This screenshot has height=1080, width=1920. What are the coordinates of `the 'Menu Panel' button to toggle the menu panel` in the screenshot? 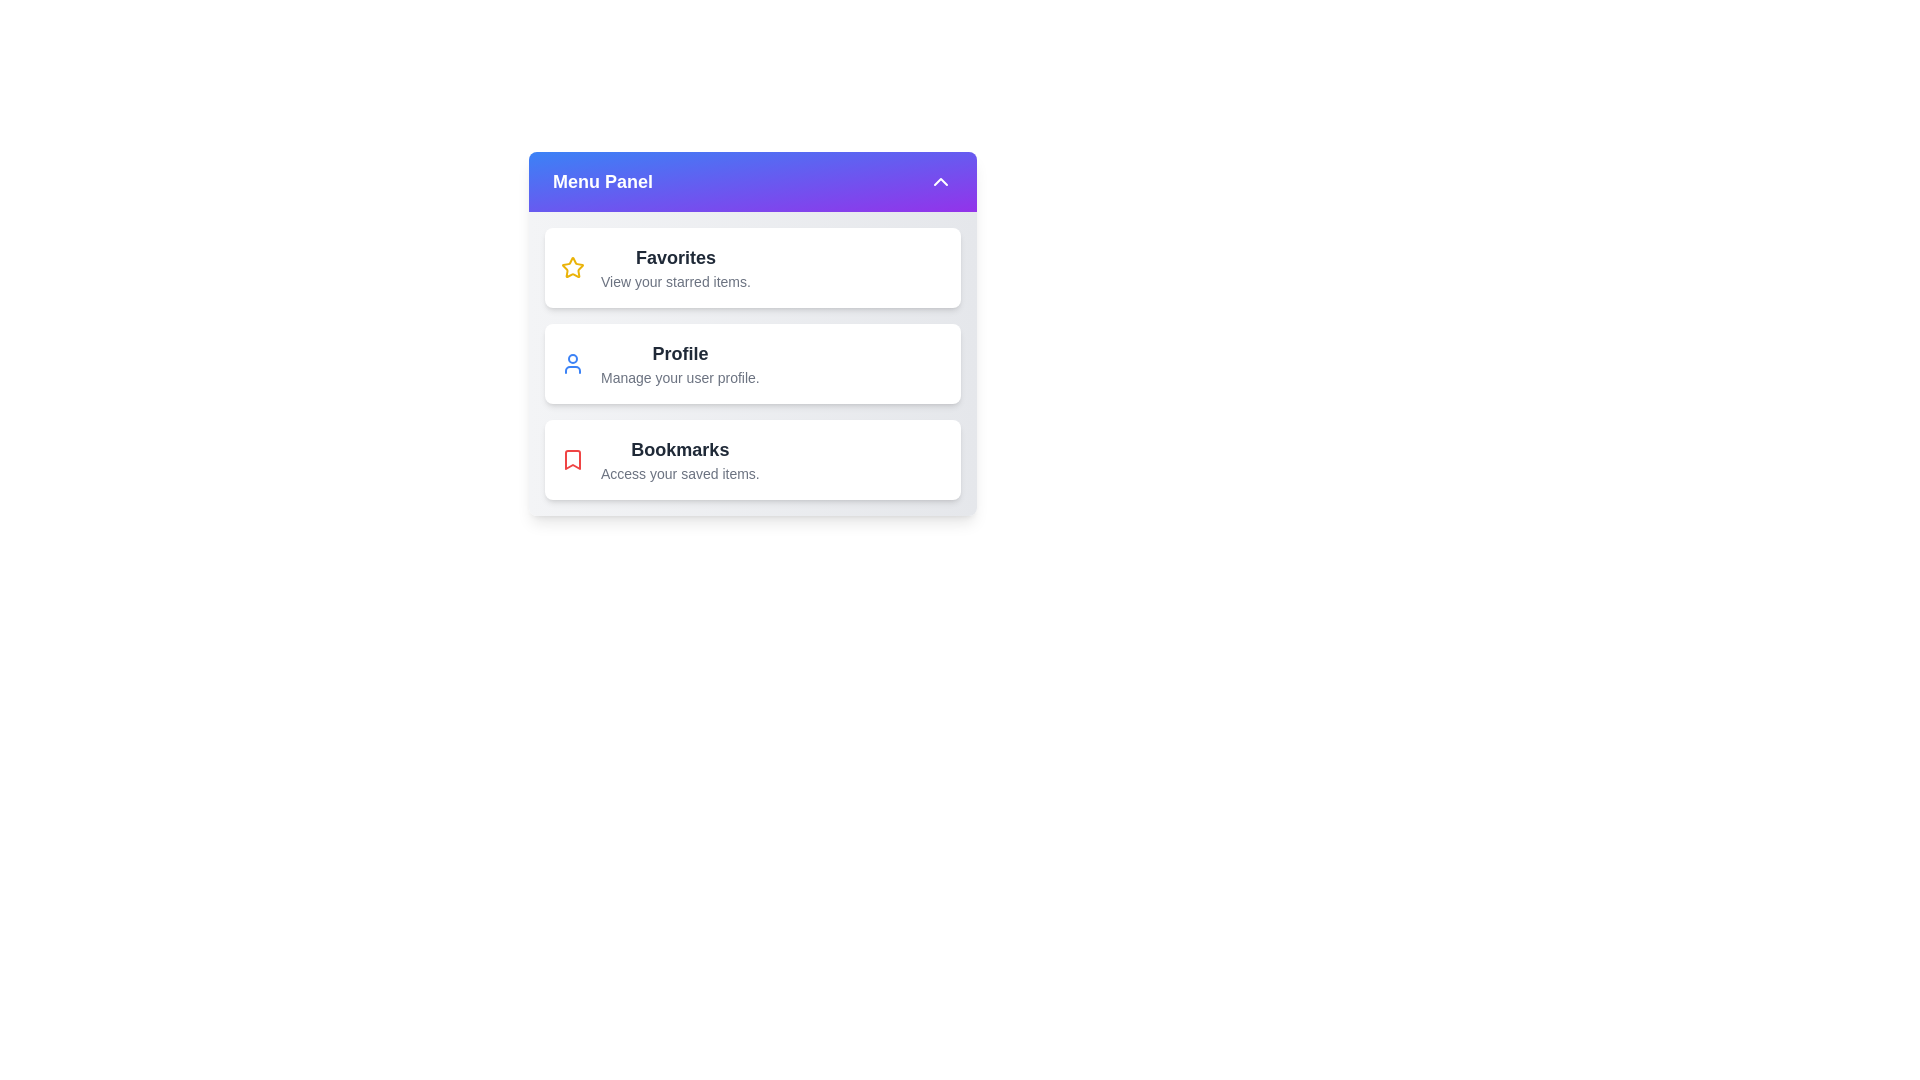 It's located at (752, 181).